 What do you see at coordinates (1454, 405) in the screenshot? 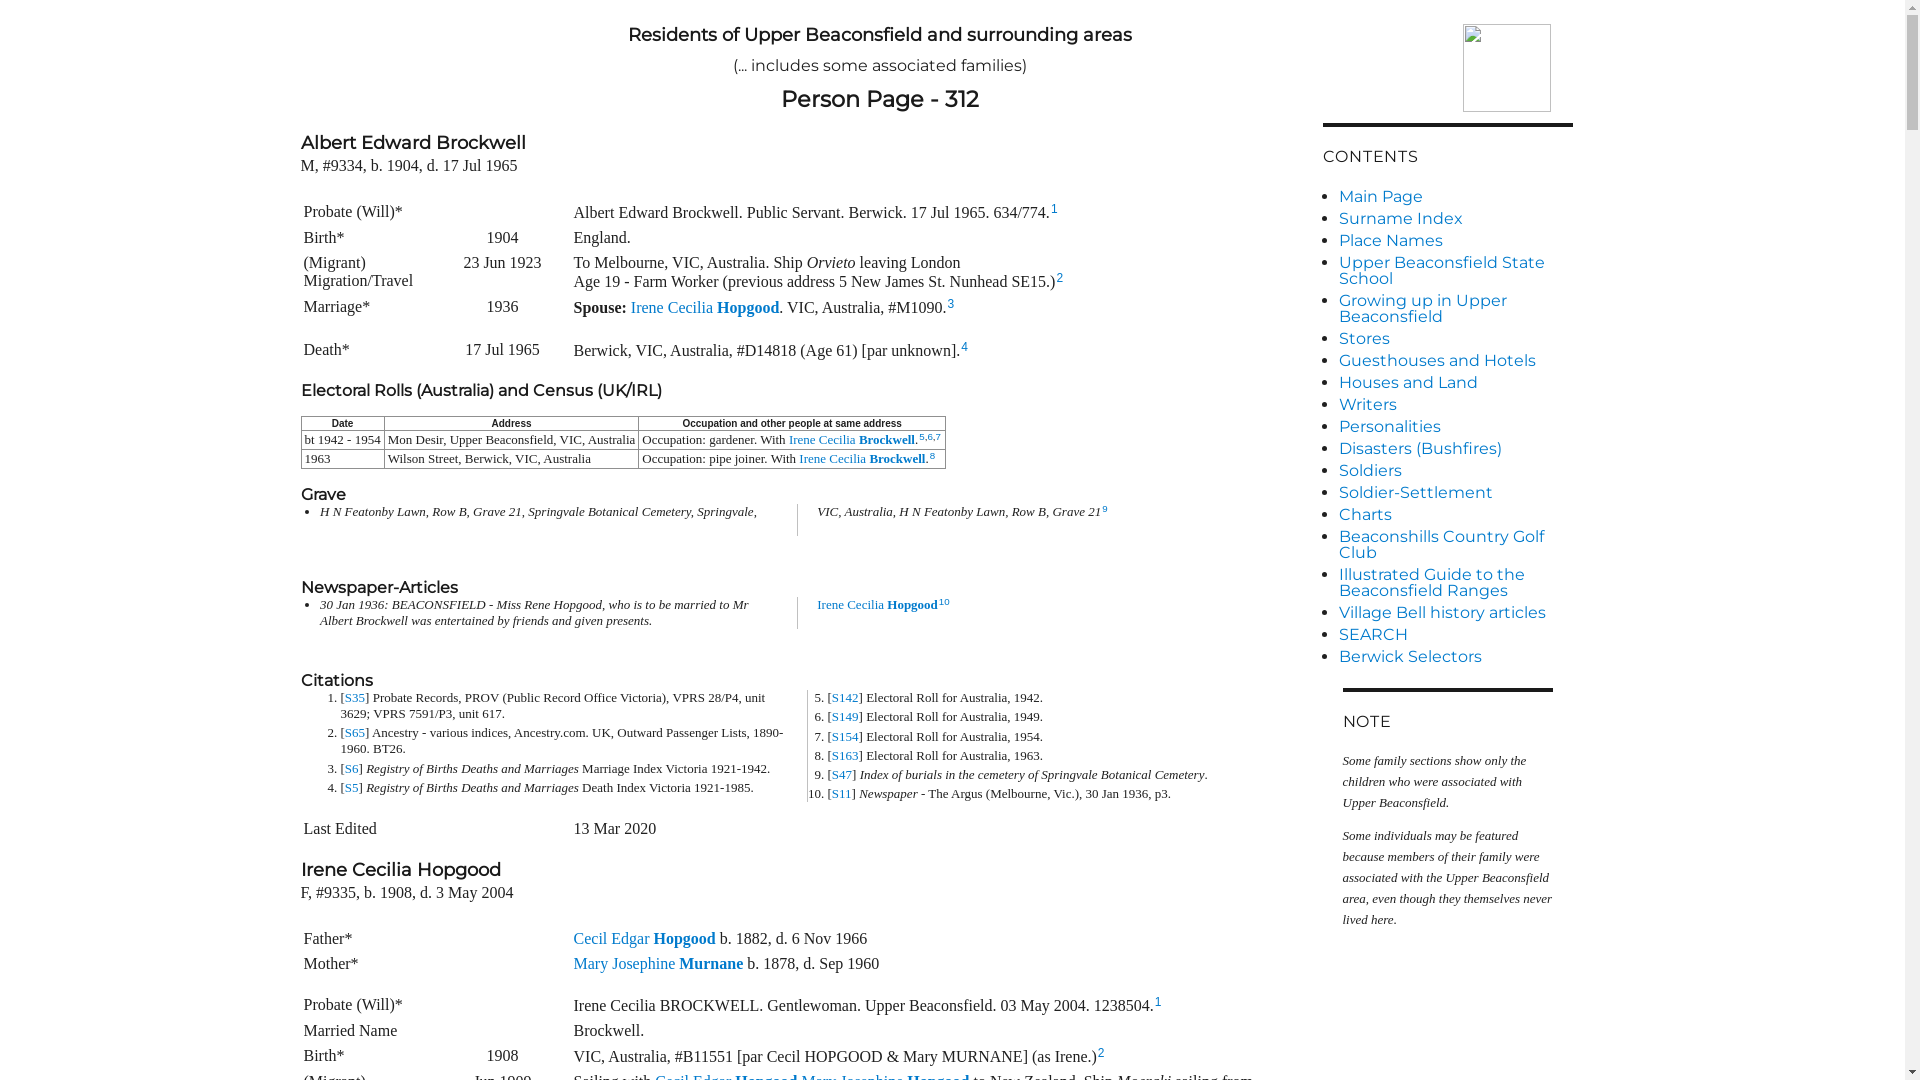
I see `'Writers'` at bounding box center [1454, 405].